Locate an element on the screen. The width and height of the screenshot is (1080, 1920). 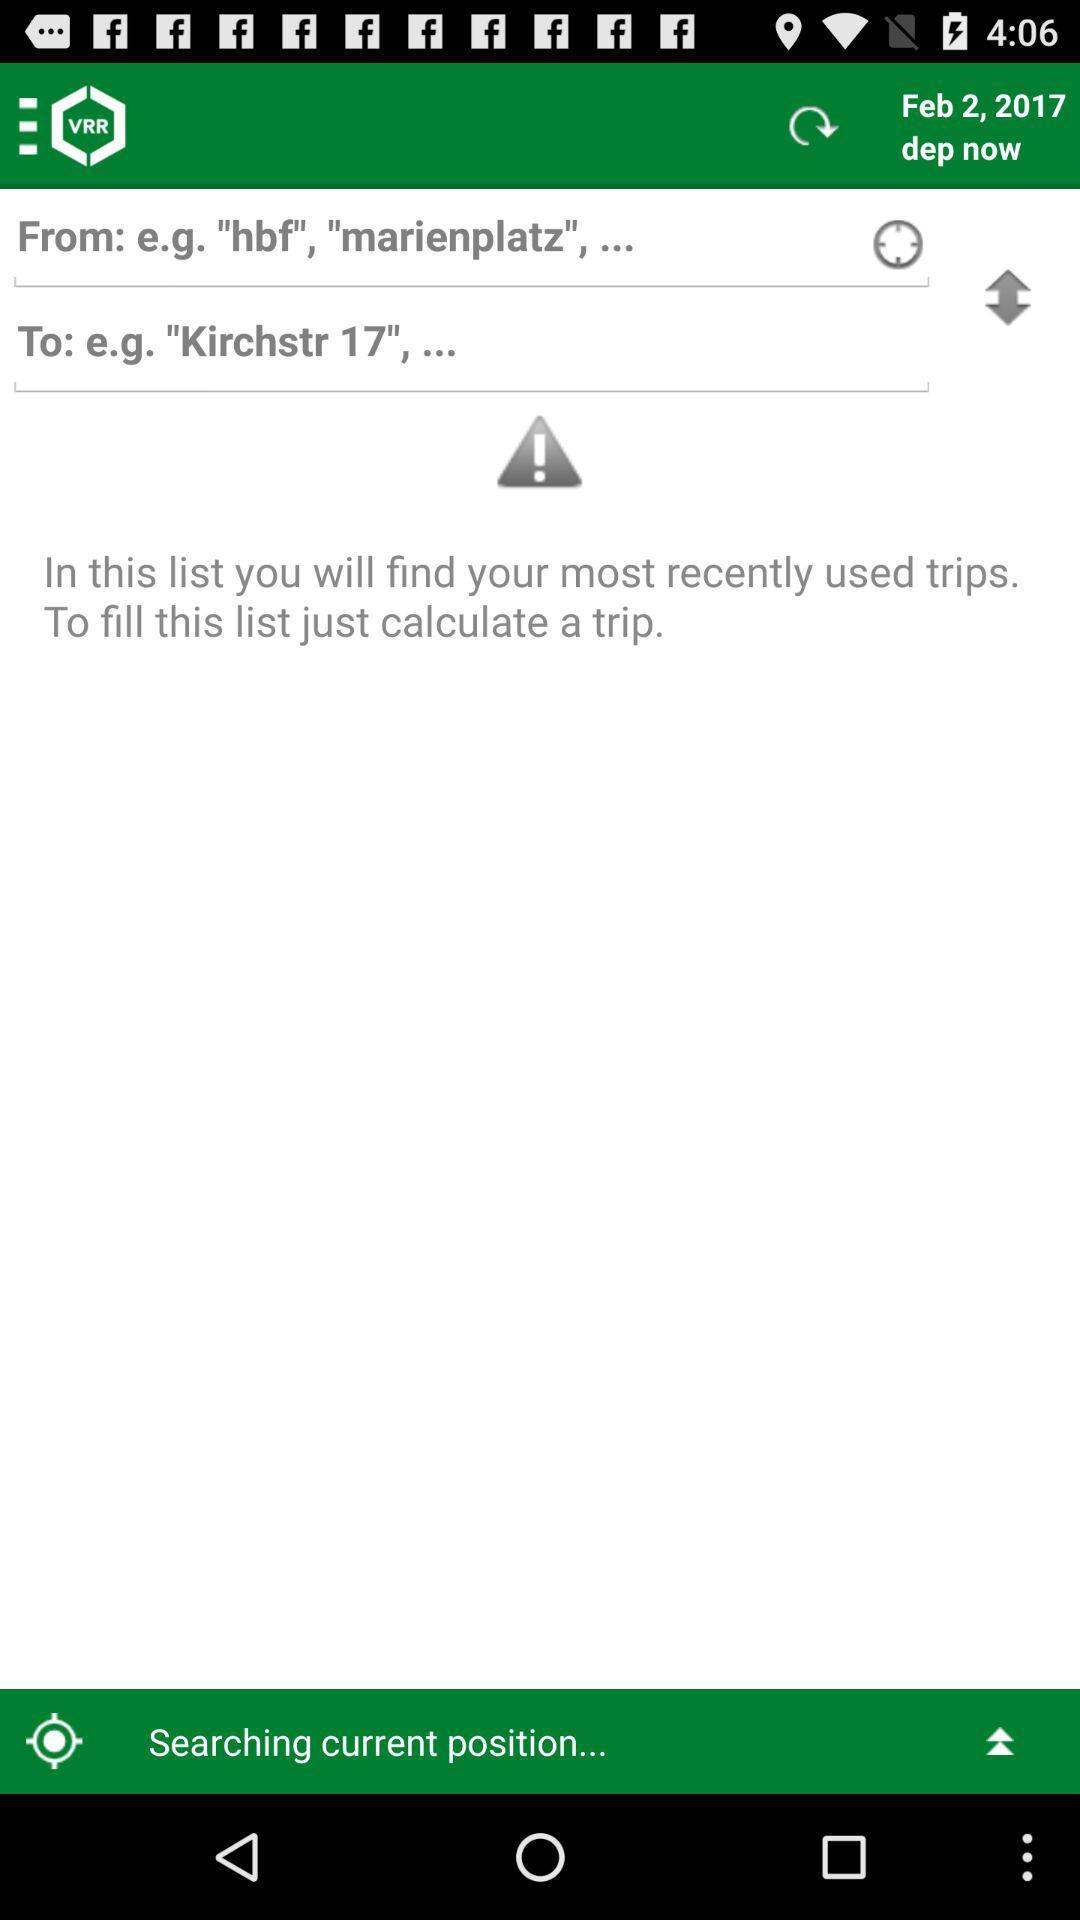
logo above first text field in the page is located at coordinates (87, 124).